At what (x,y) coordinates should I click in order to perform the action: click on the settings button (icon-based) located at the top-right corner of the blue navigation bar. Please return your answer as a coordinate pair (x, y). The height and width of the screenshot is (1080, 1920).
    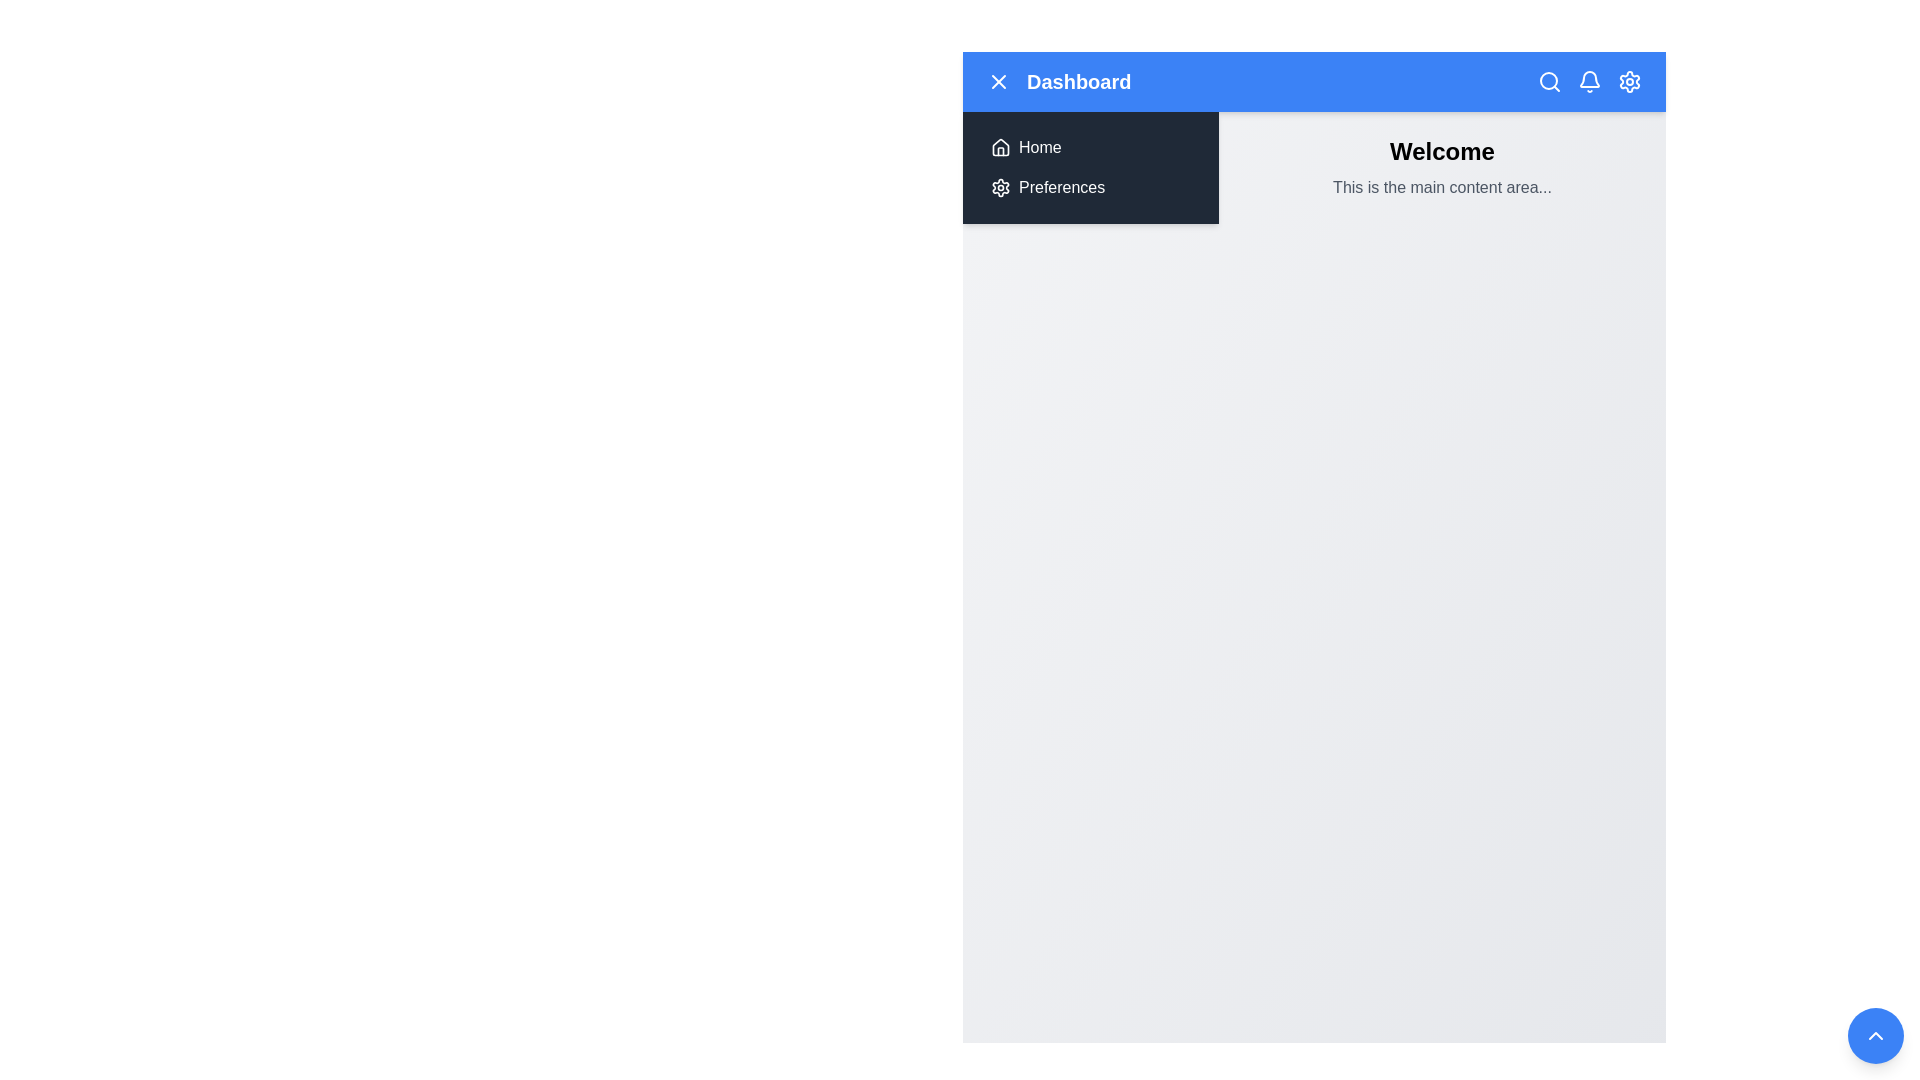
    Looking at the image, I should click on (1630, 80).